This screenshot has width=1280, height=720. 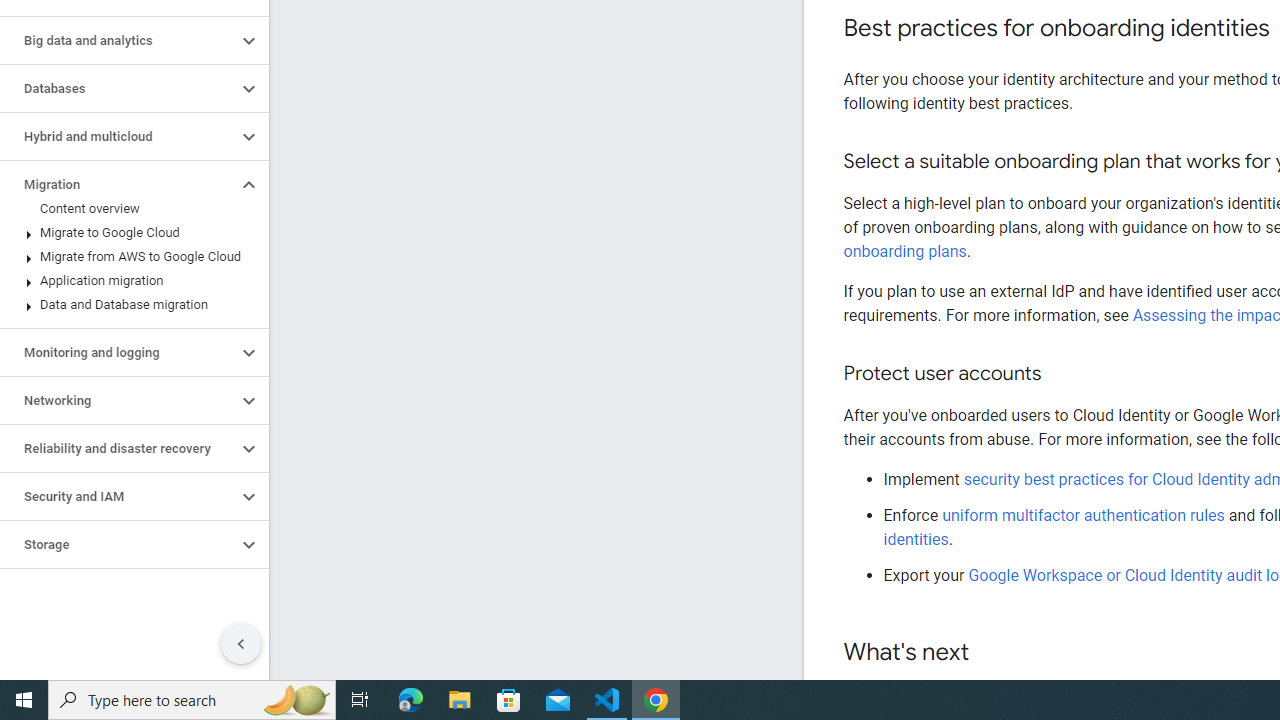 What do you see at coordinates (1084, 514) in the screenshot?
I see `'uniform multifactor authentication rules '` at bounding box center [1084, 514].